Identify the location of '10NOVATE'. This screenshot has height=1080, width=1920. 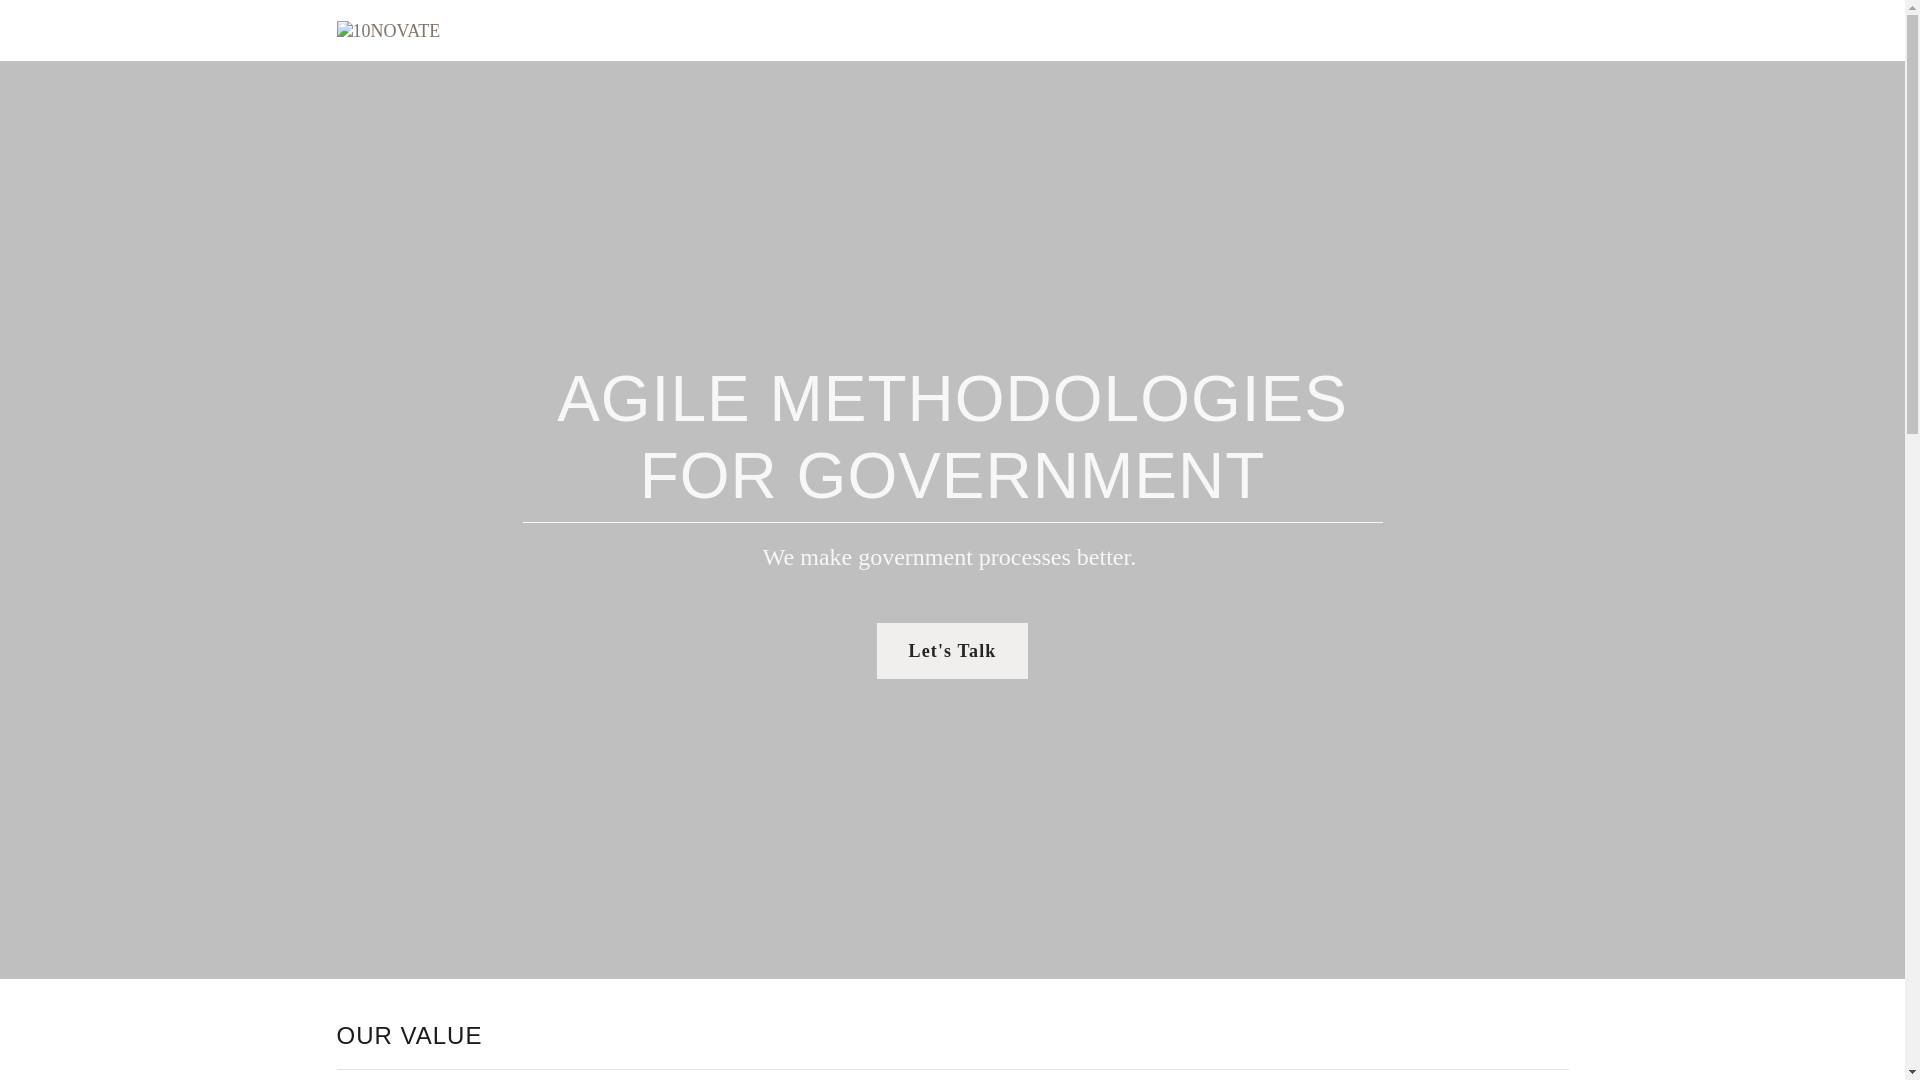
(388, 29).